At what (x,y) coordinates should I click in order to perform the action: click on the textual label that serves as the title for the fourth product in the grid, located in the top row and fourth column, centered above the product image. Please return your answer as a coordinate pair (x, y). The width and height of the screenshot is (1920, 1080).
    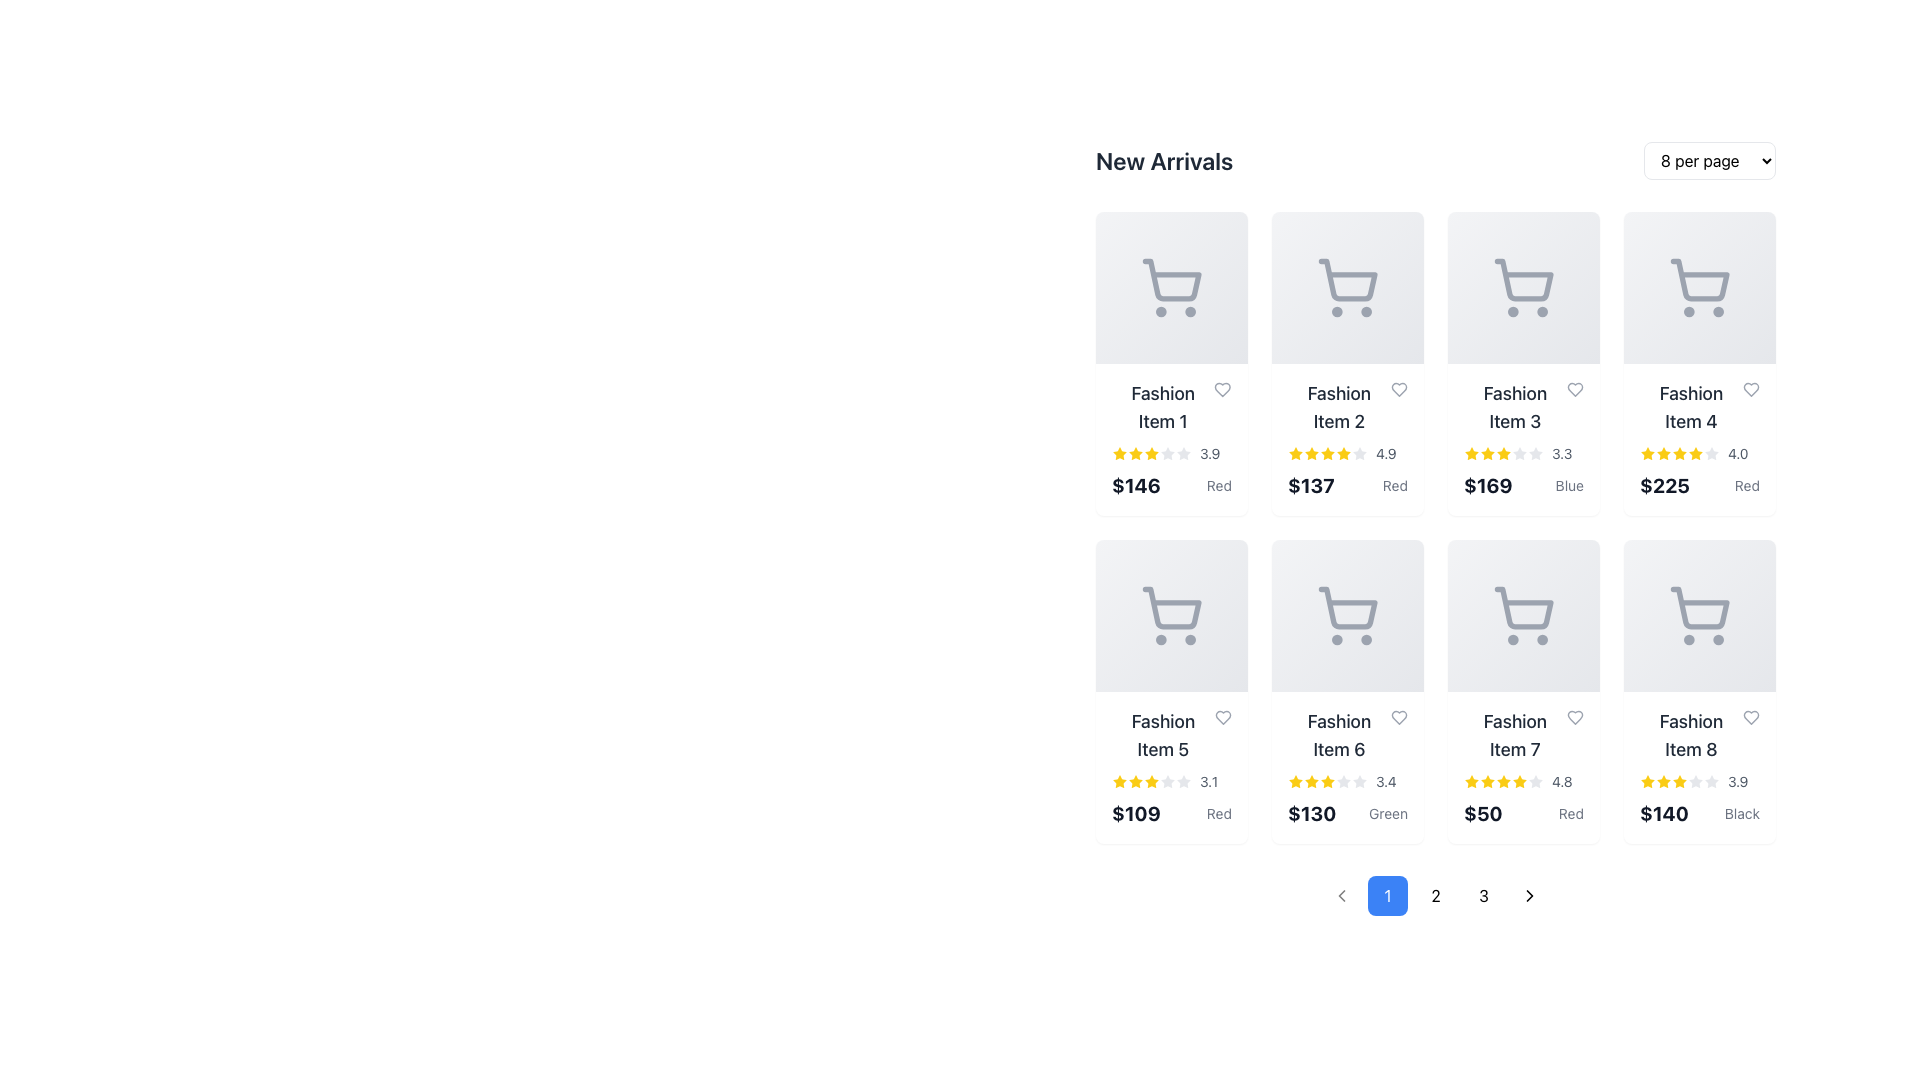
    Looking at the image, I should click on (1690, 407).